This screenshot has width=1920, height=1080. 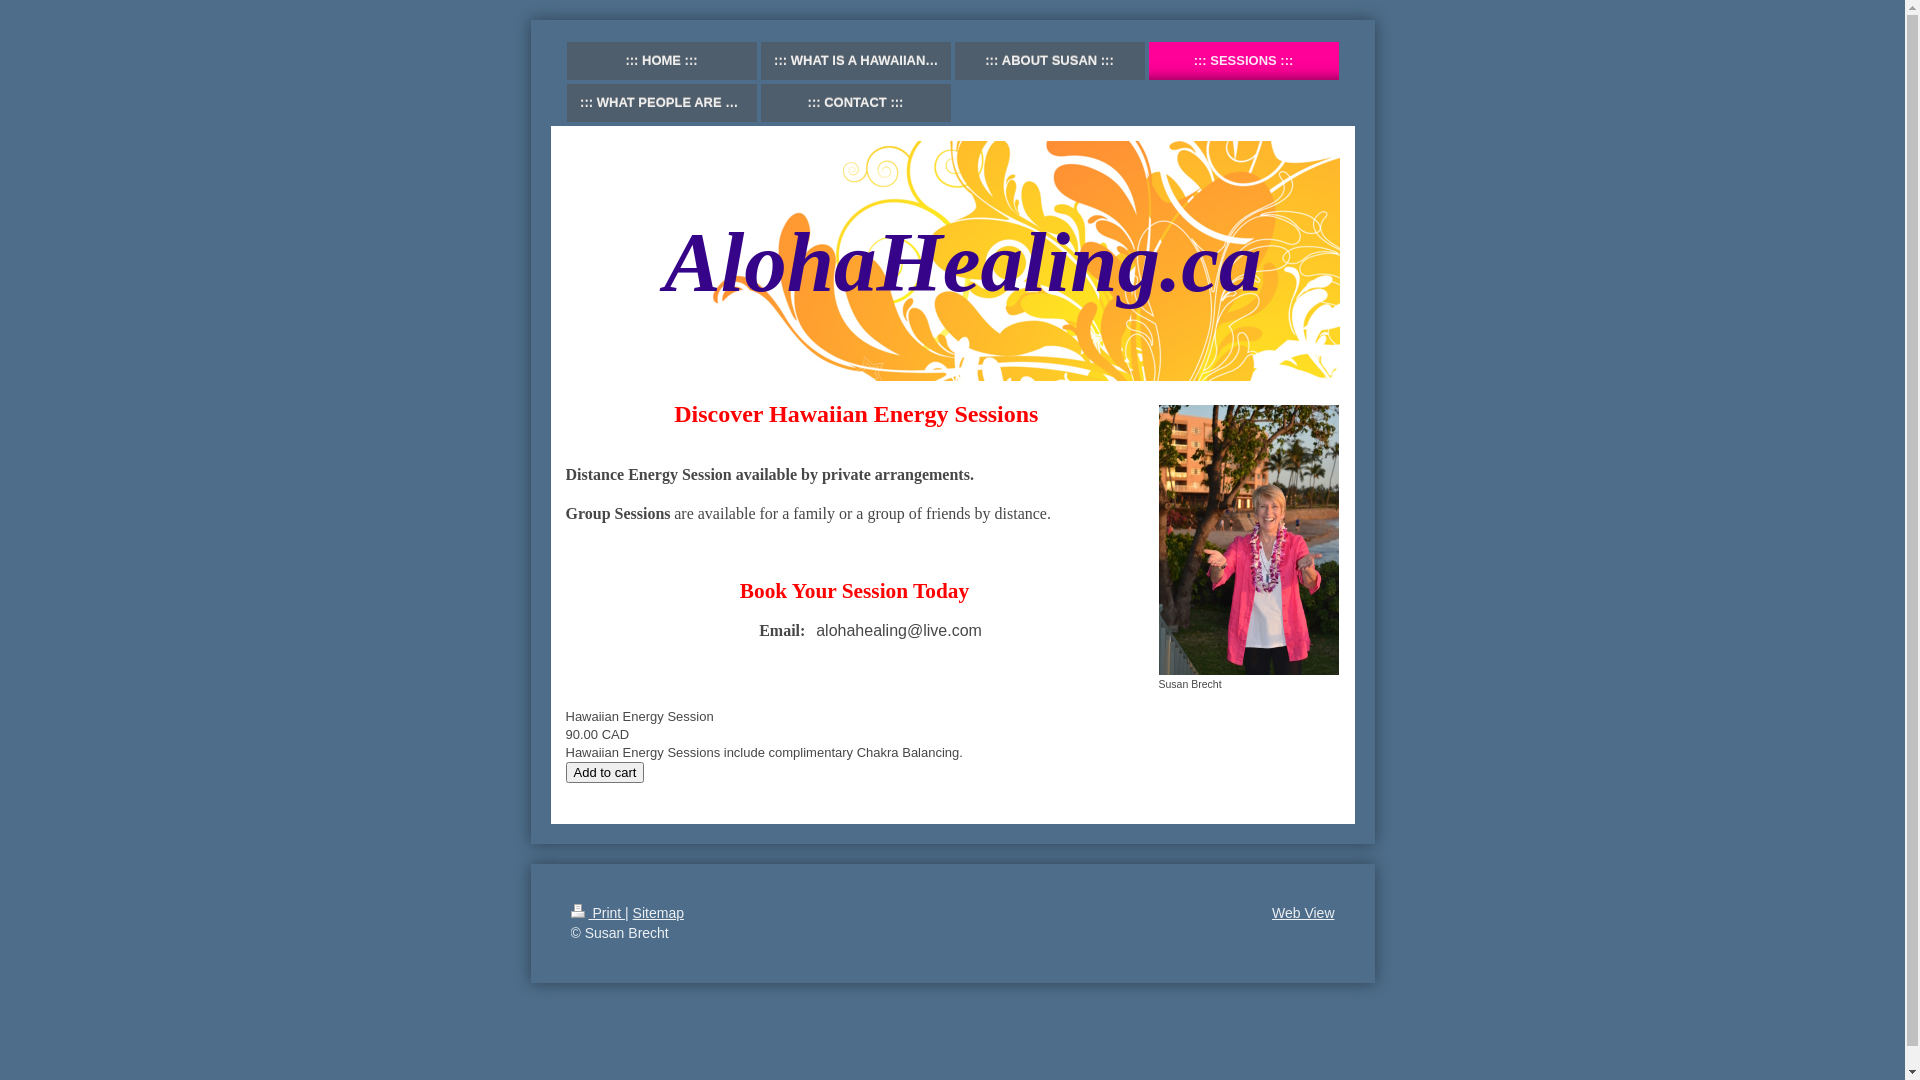 What do you see at coordinates (1242, 60) in the screenshot?
I see `'SESSIONS'` at bounding box center [1242, 60].